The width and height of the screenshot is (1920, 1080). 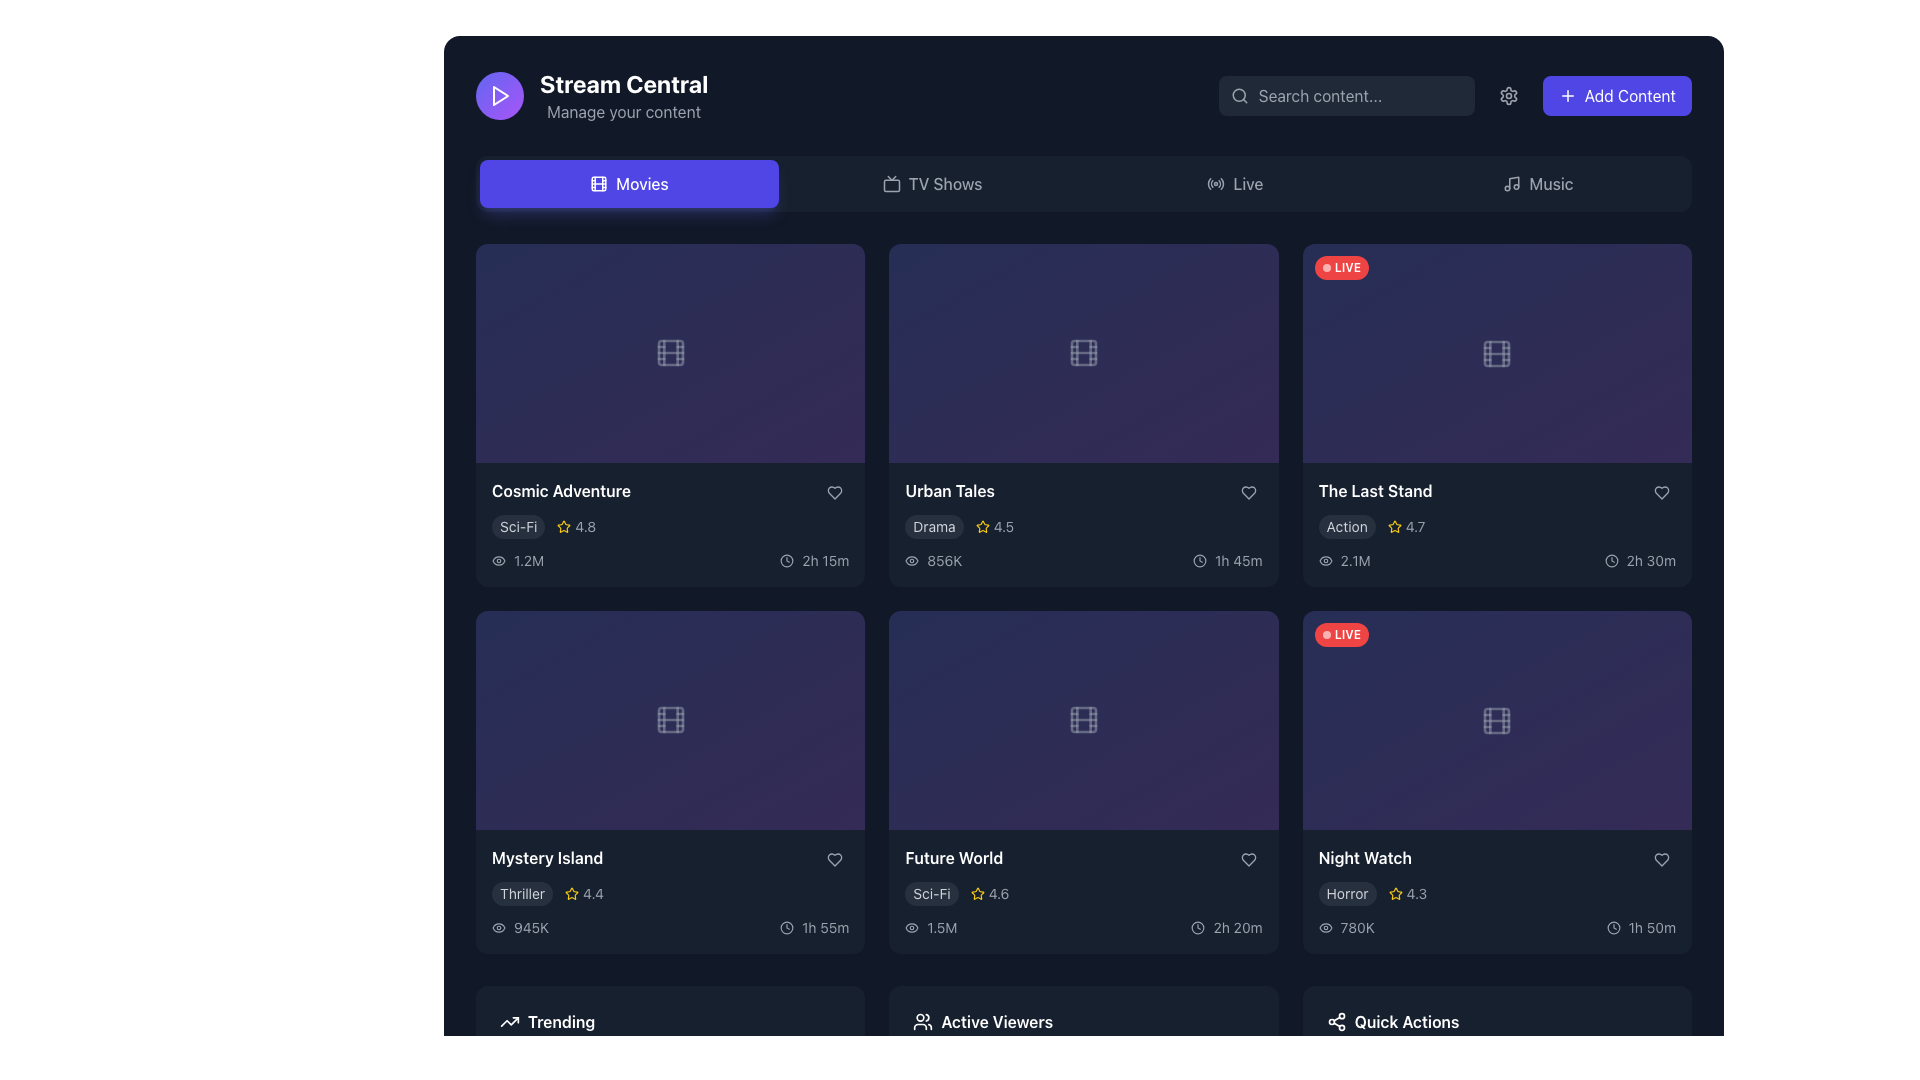 I want to click on the Metadata display located within the 'Mystery Island' card in the third row of the grid layout under the 'Movies' section, which provides information about the movie's genre and user rating, so click(x=670, y=893).